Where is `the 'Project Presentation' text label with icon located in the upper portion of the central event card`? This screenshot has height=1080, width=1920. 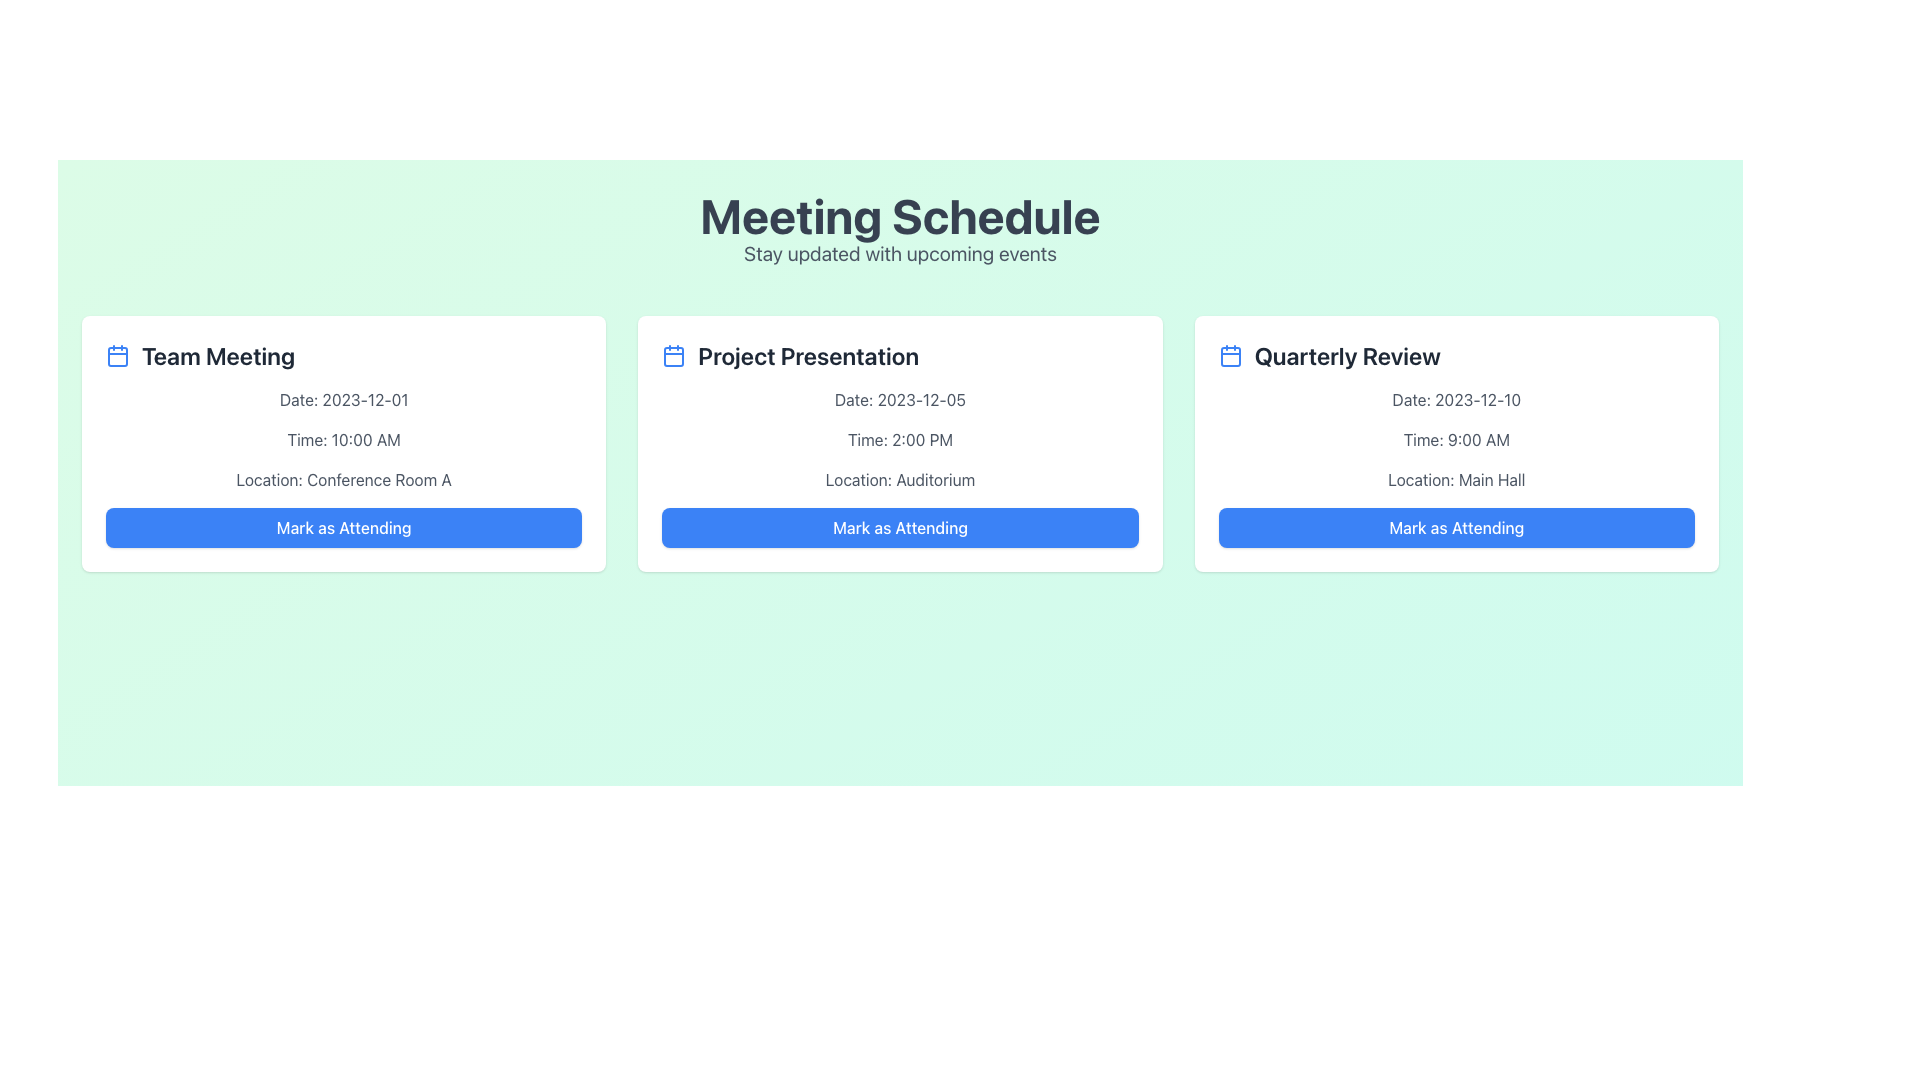
the 'Project Presentation' text label with icon located in the upper portion of the central event card is located at coordinates (899, 354).